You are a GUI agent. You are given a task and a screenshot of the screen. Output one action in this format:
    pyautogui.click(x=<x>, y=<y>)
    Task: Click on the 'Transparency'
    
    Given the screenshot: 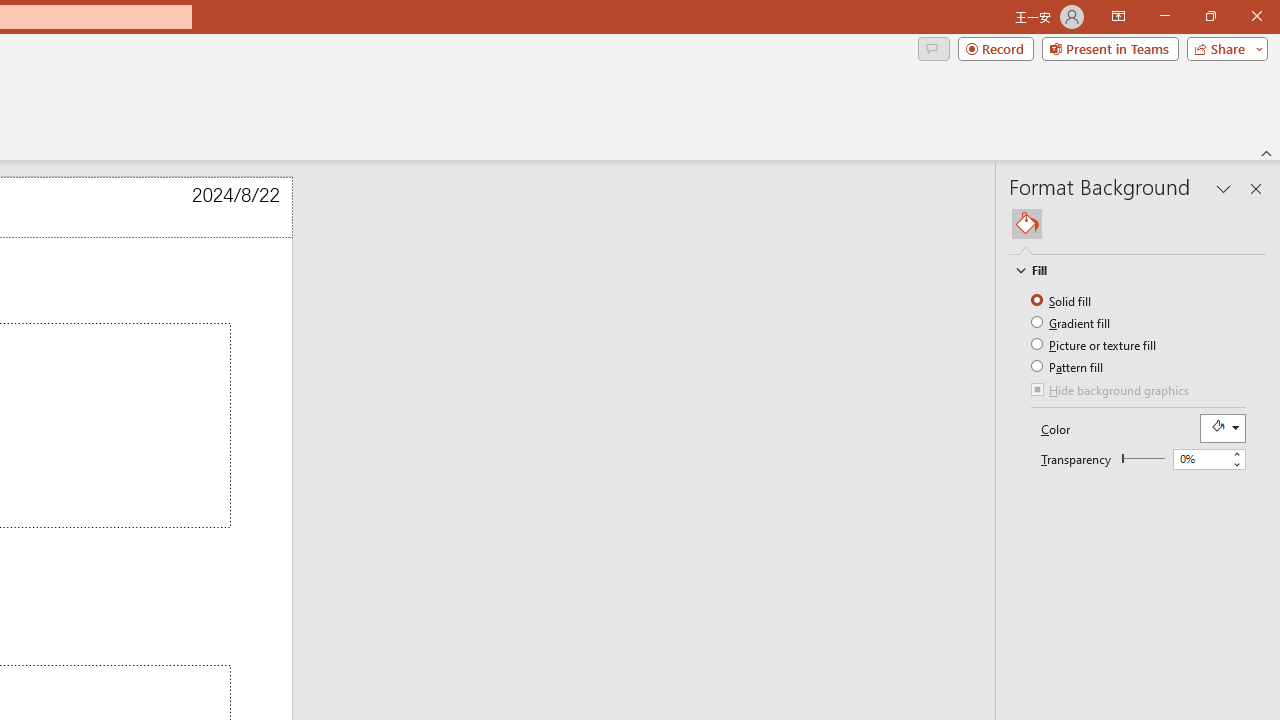 What is the action you would take?
    pyautogui.click(x=1143, y=458)
    